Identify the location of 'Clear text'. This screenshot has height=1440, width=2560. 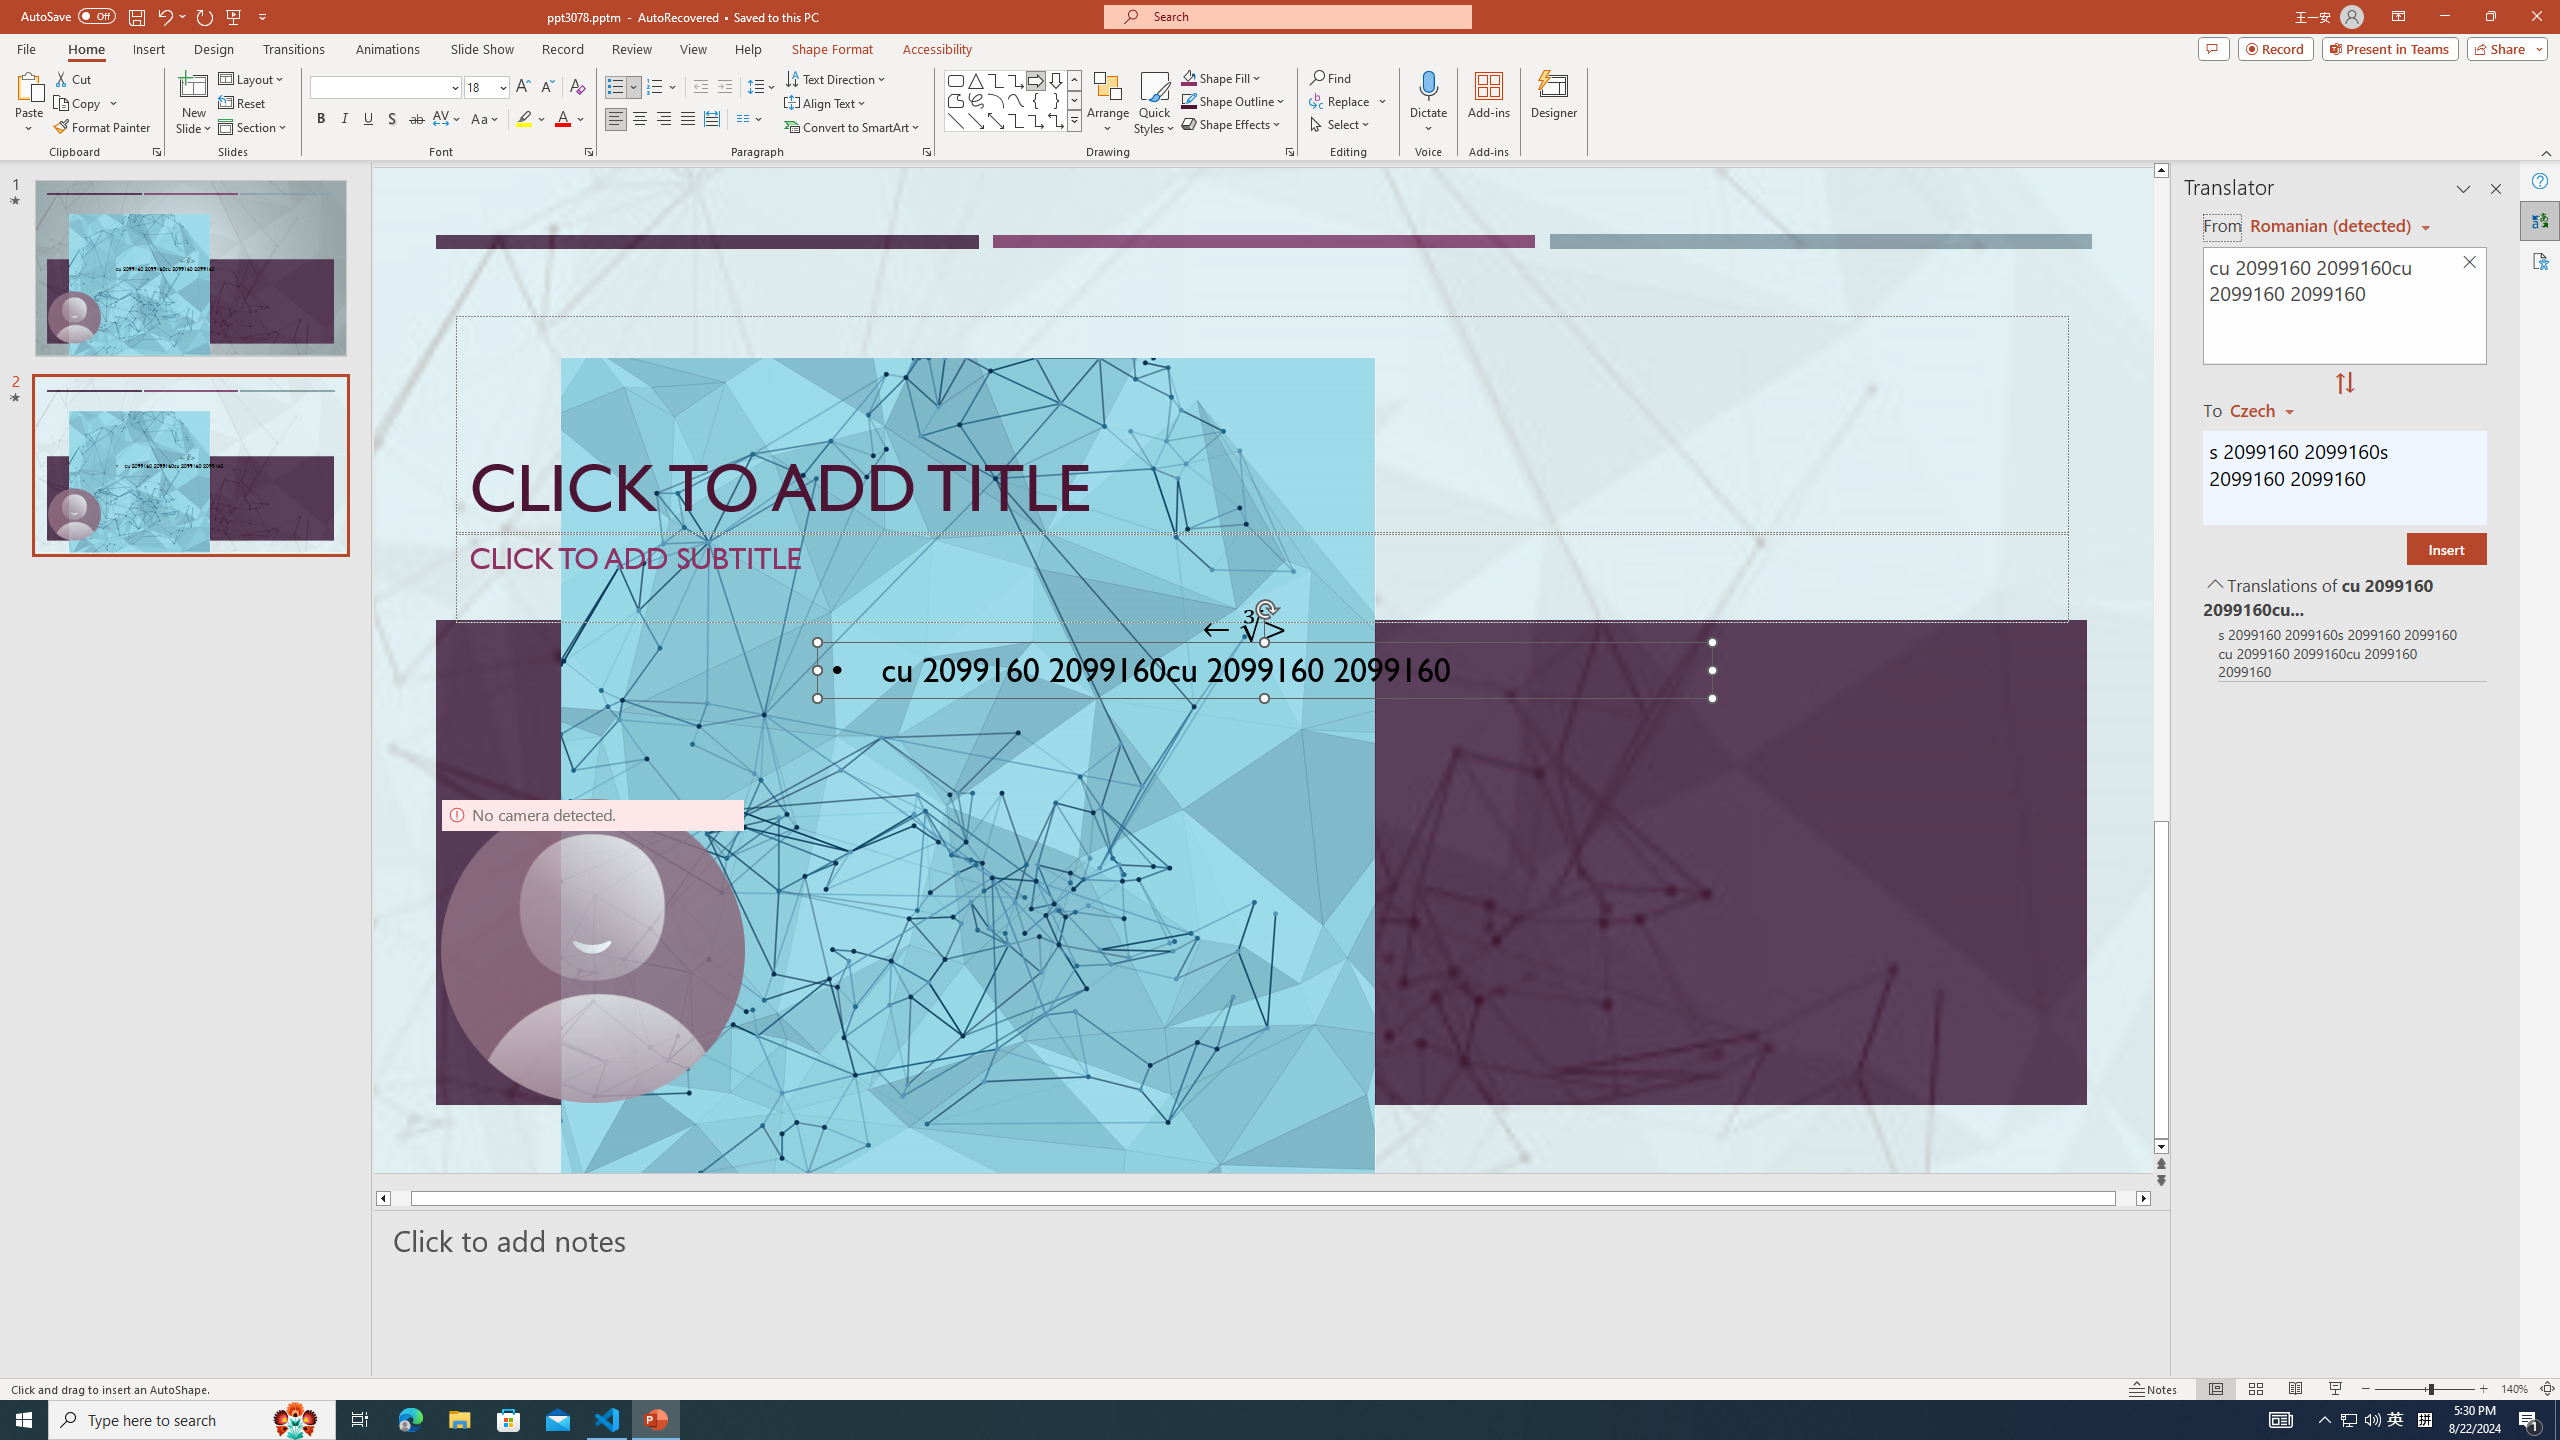
(2470, 263).